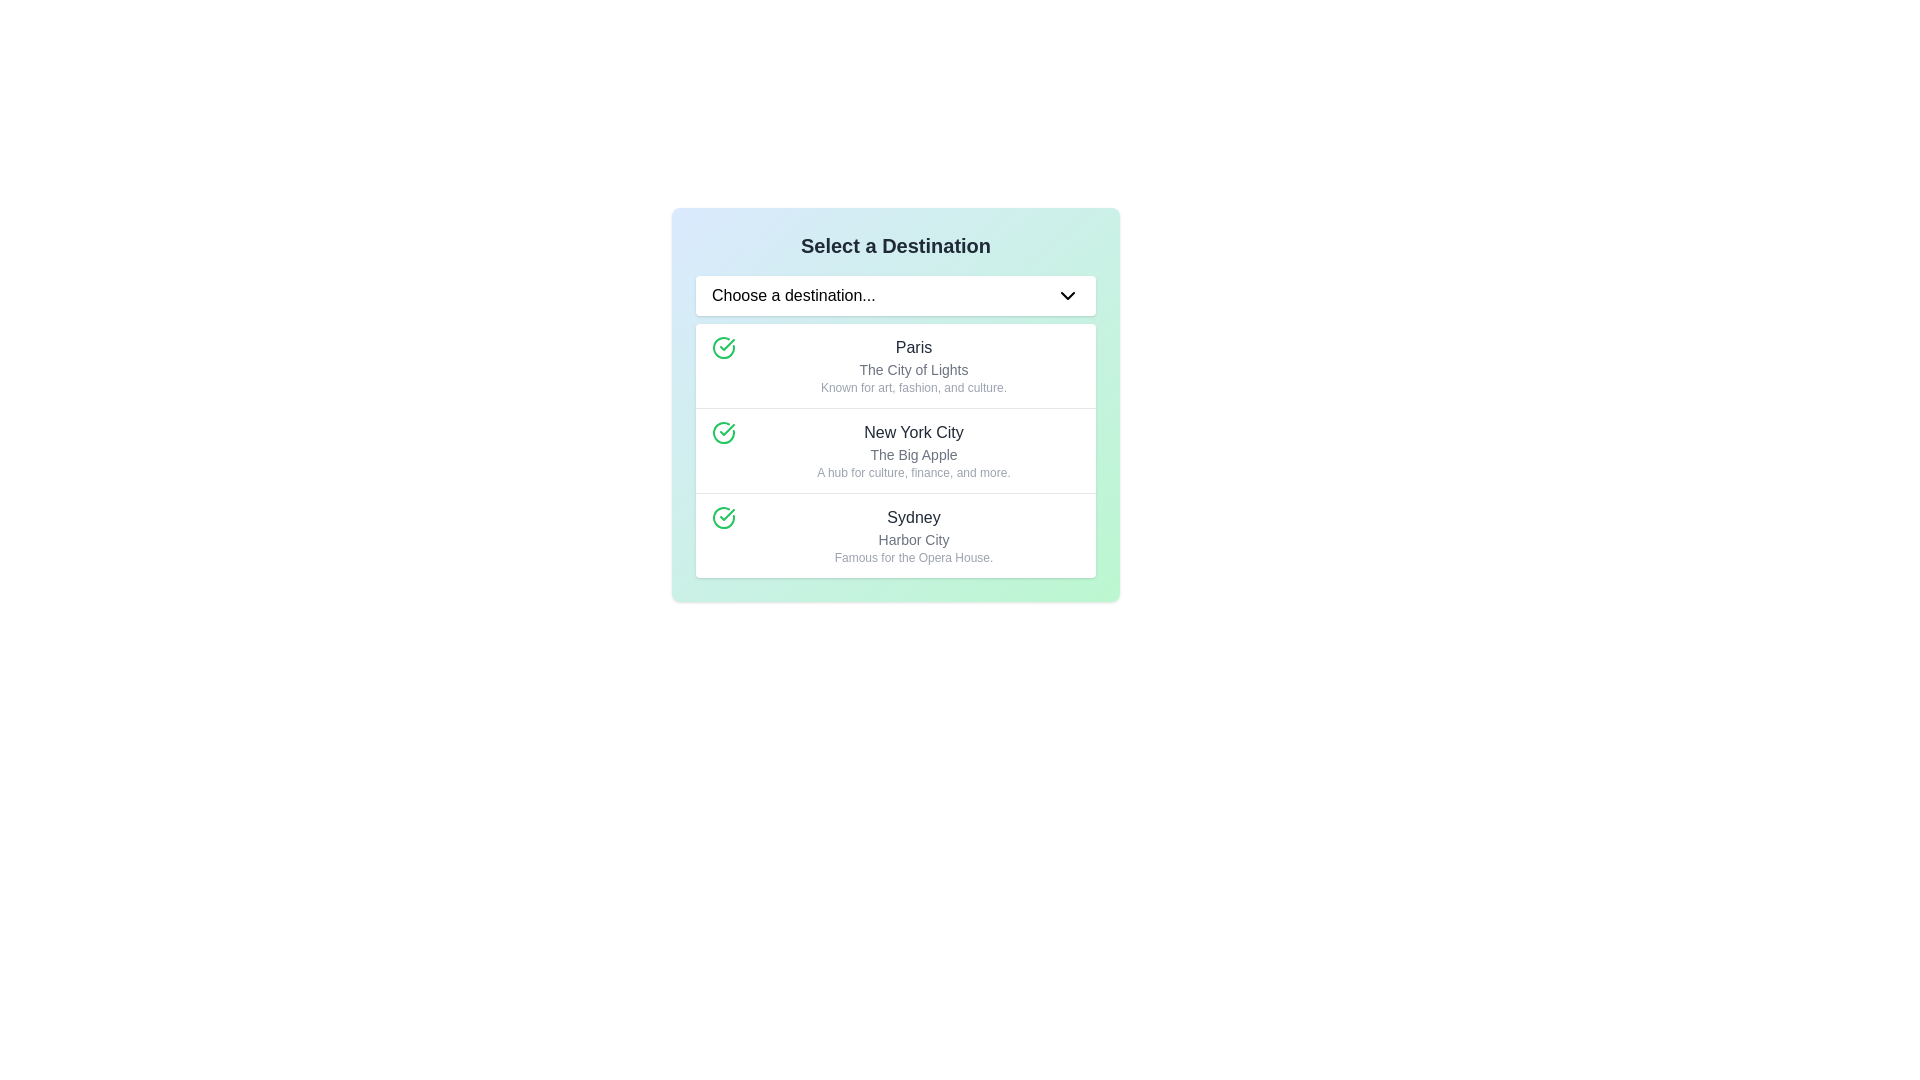  What do you see at coordinates (912, 473) in the screenshot?
I see `the informational text that provides additional context about 'New York City', located in the third list entry in the dropdown menu under 'Select a Destination'` at bounding box center [912, 473].